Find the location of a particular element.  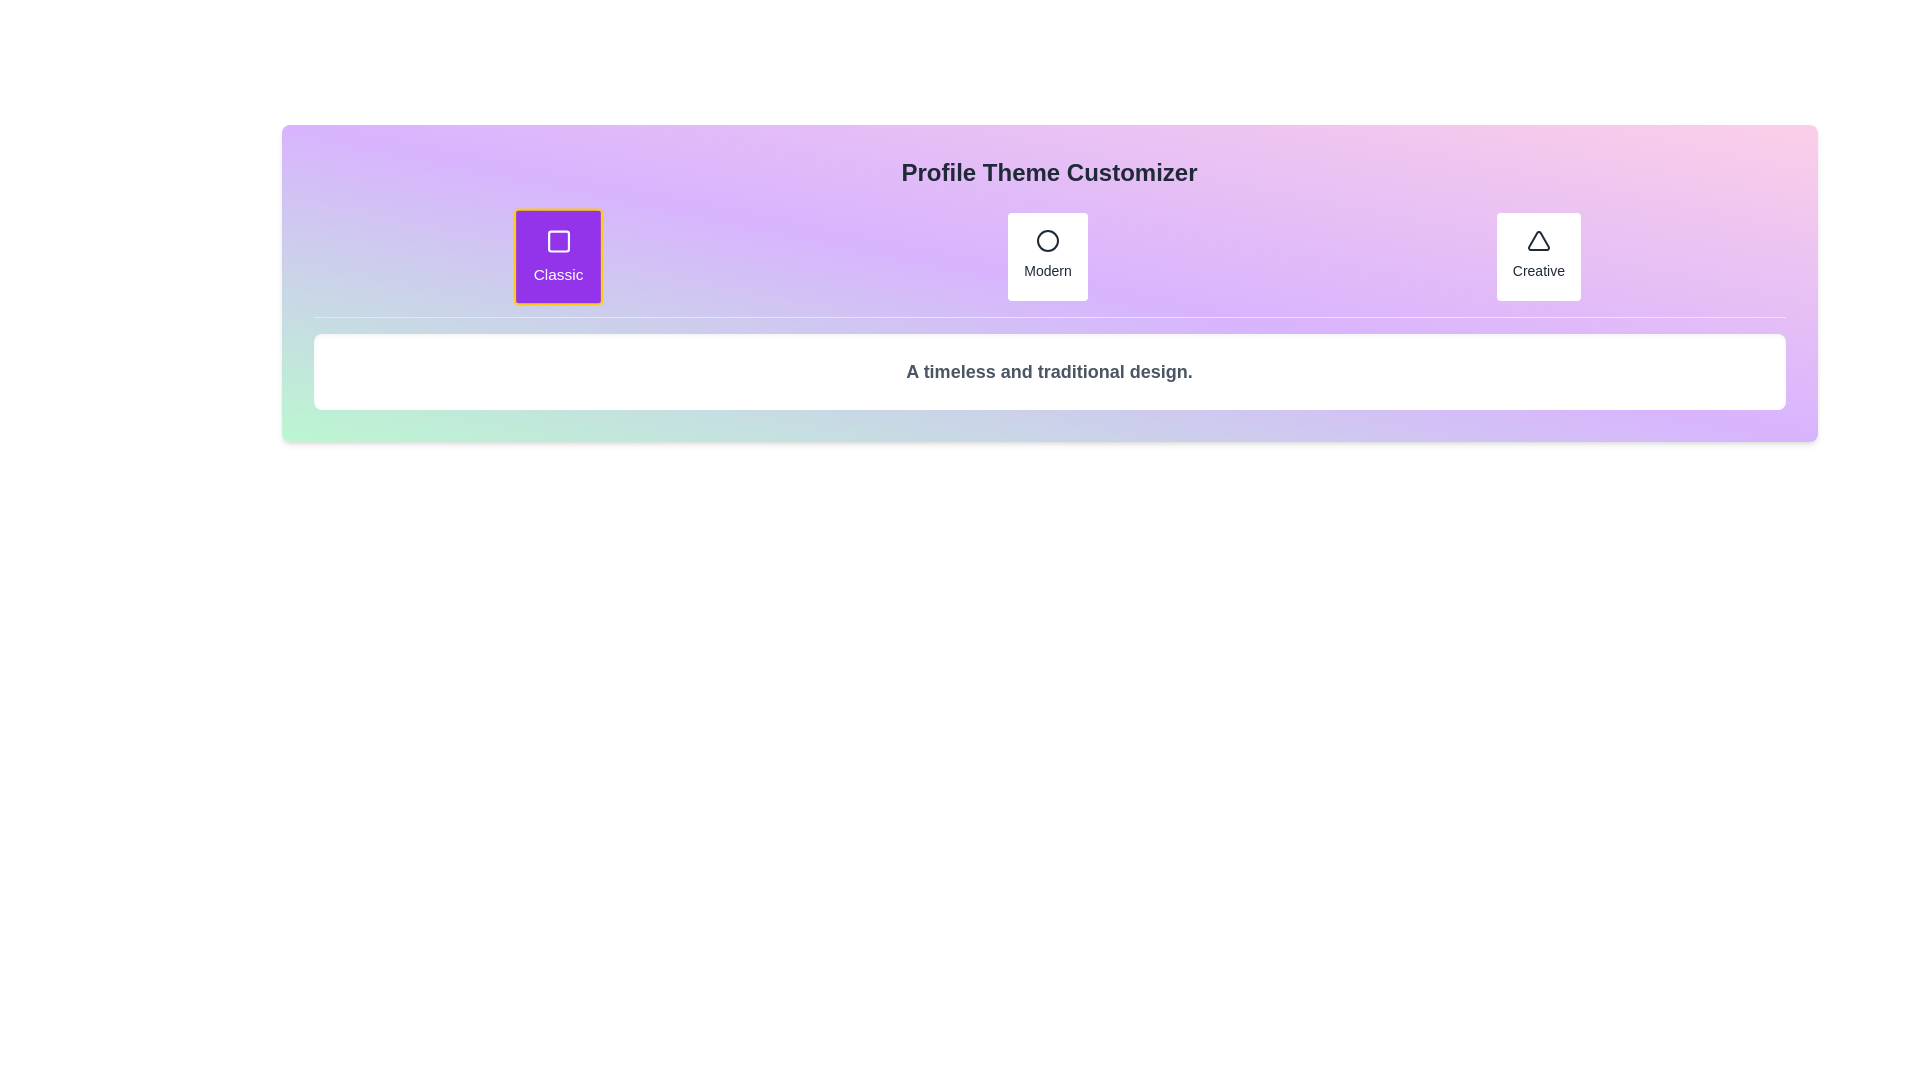

the 'Creative' text label which serves as a descriptor for the associated icon in the card-like structure located to the far right of the row is located at coordinates (1537, 270).